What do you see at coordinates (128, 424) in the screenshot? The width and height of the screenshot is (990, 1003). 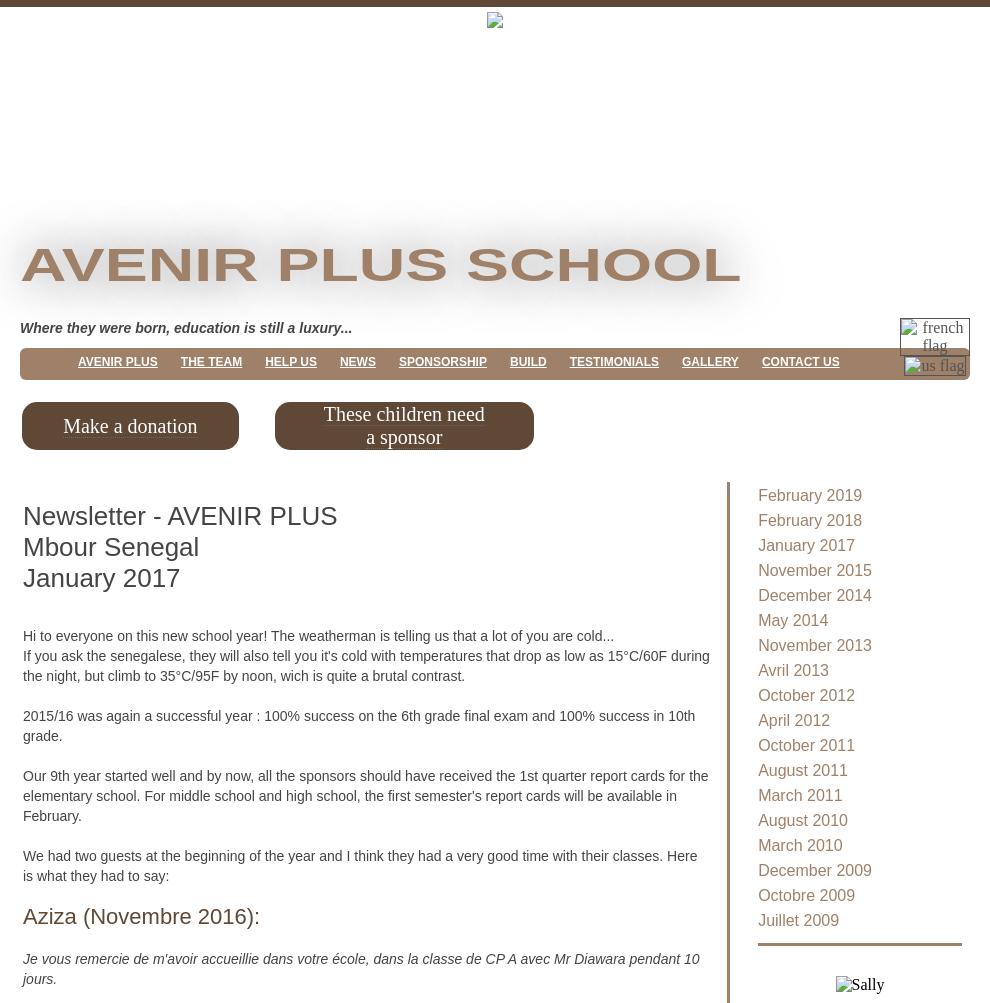 I see `'Make a donation'` at bounding box center [128, 424].